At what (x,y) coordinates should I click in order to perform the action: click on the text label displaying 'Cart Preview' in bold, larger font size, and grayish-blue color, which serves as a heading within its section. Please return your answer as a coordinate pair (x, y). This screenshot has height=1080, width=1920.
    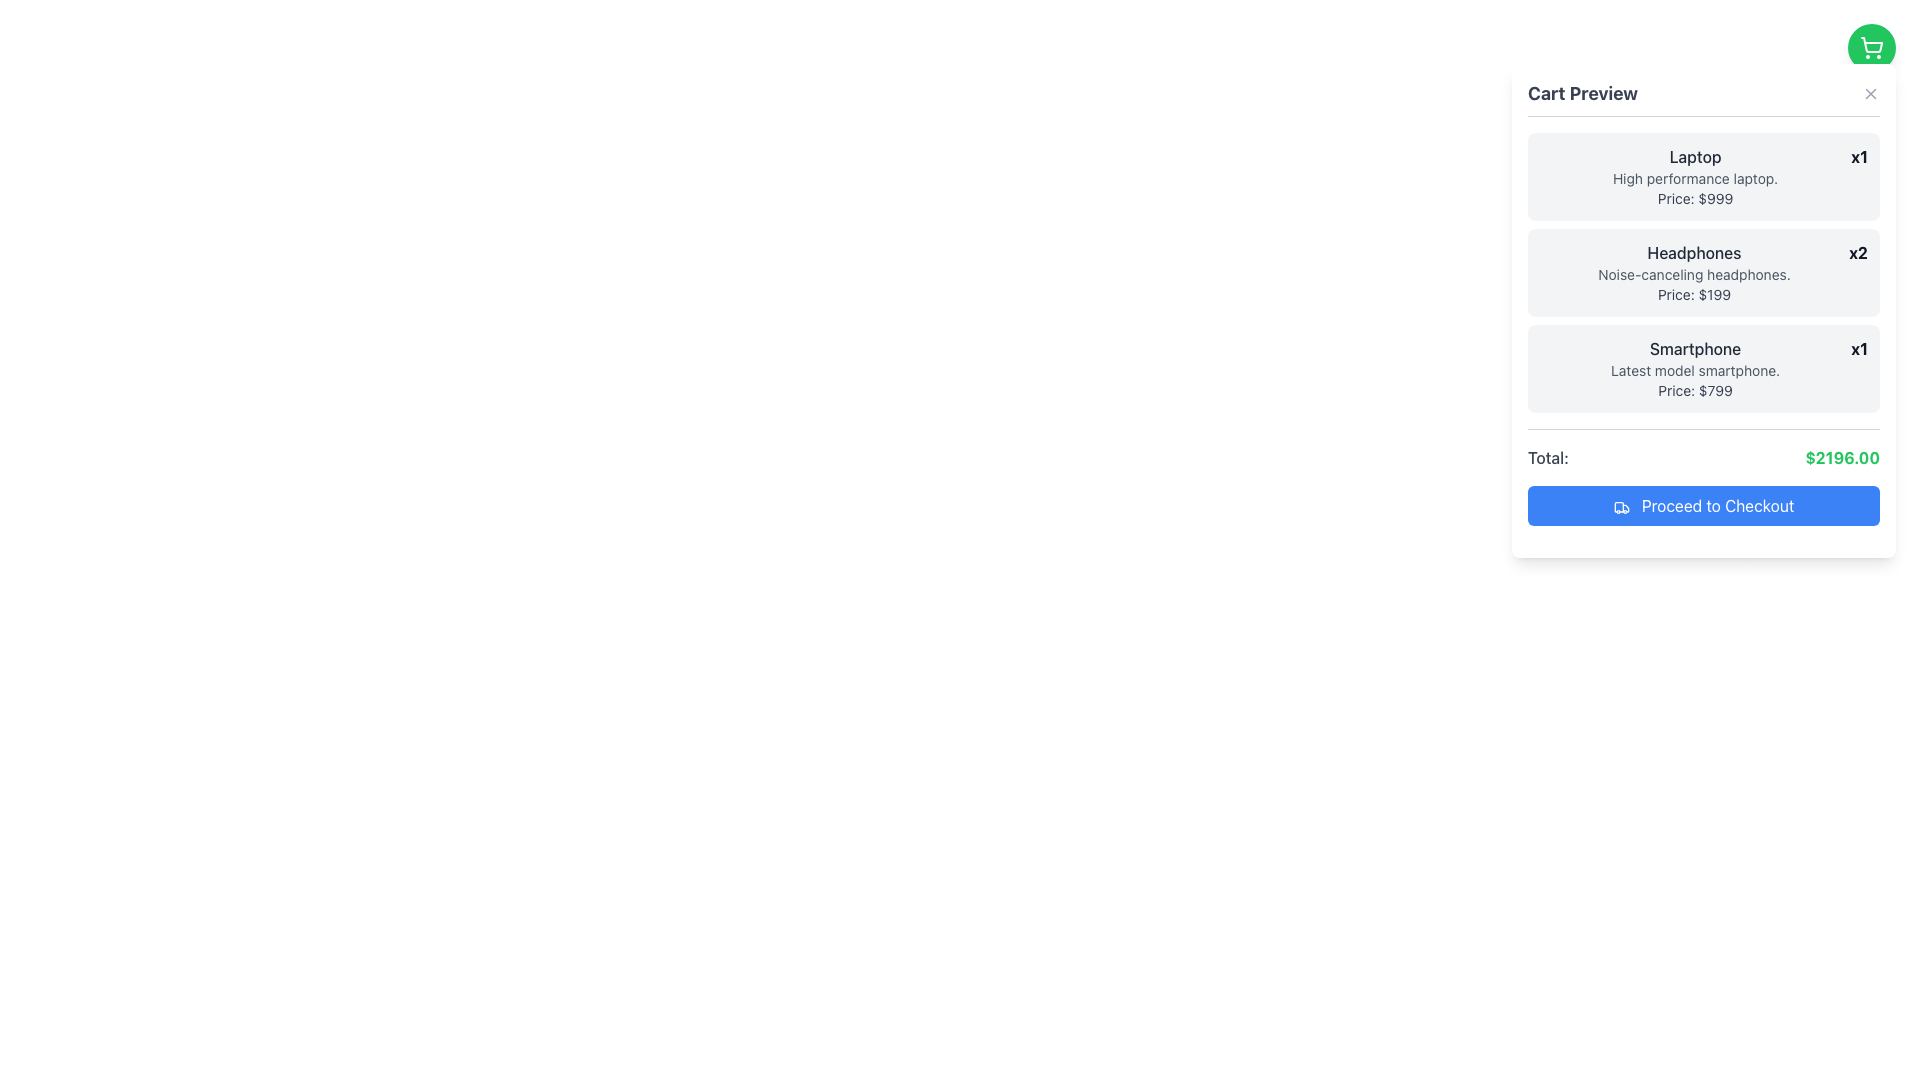
    Looking at the image, I should click on (1582, 93).